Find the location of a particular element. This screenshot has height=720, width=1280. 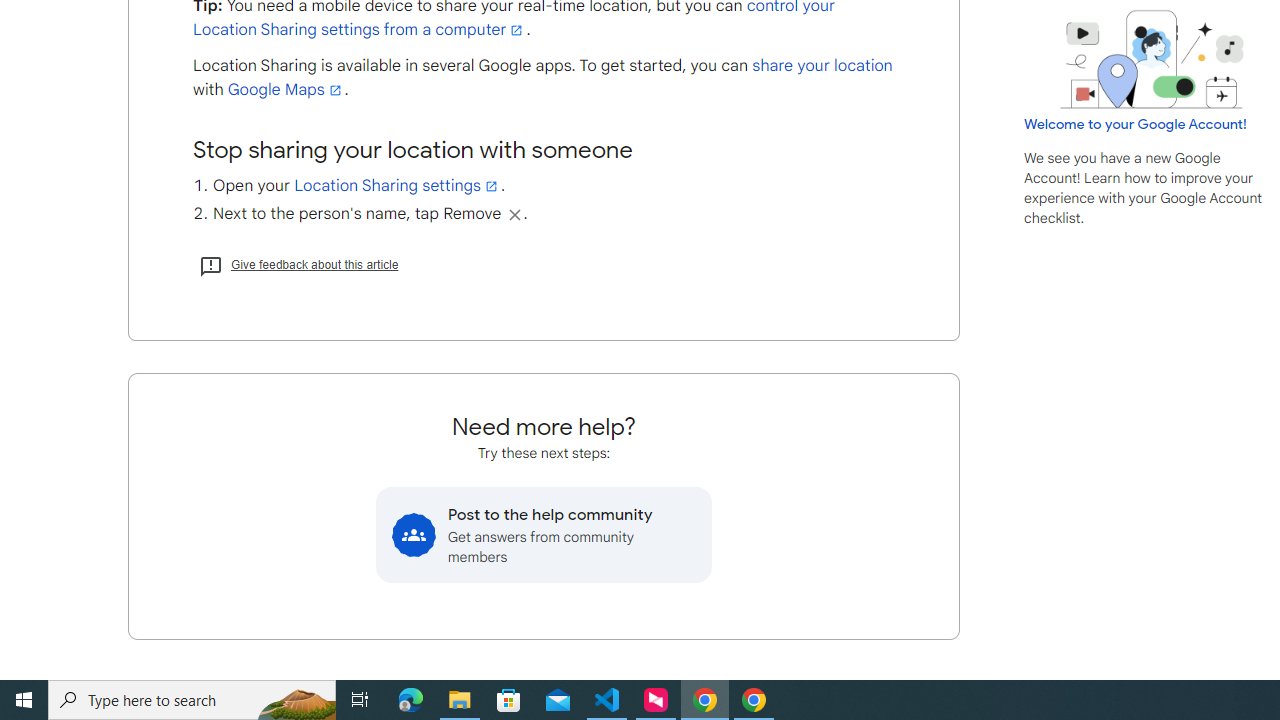

'Google Maps' is located at coordinates (285, 90).